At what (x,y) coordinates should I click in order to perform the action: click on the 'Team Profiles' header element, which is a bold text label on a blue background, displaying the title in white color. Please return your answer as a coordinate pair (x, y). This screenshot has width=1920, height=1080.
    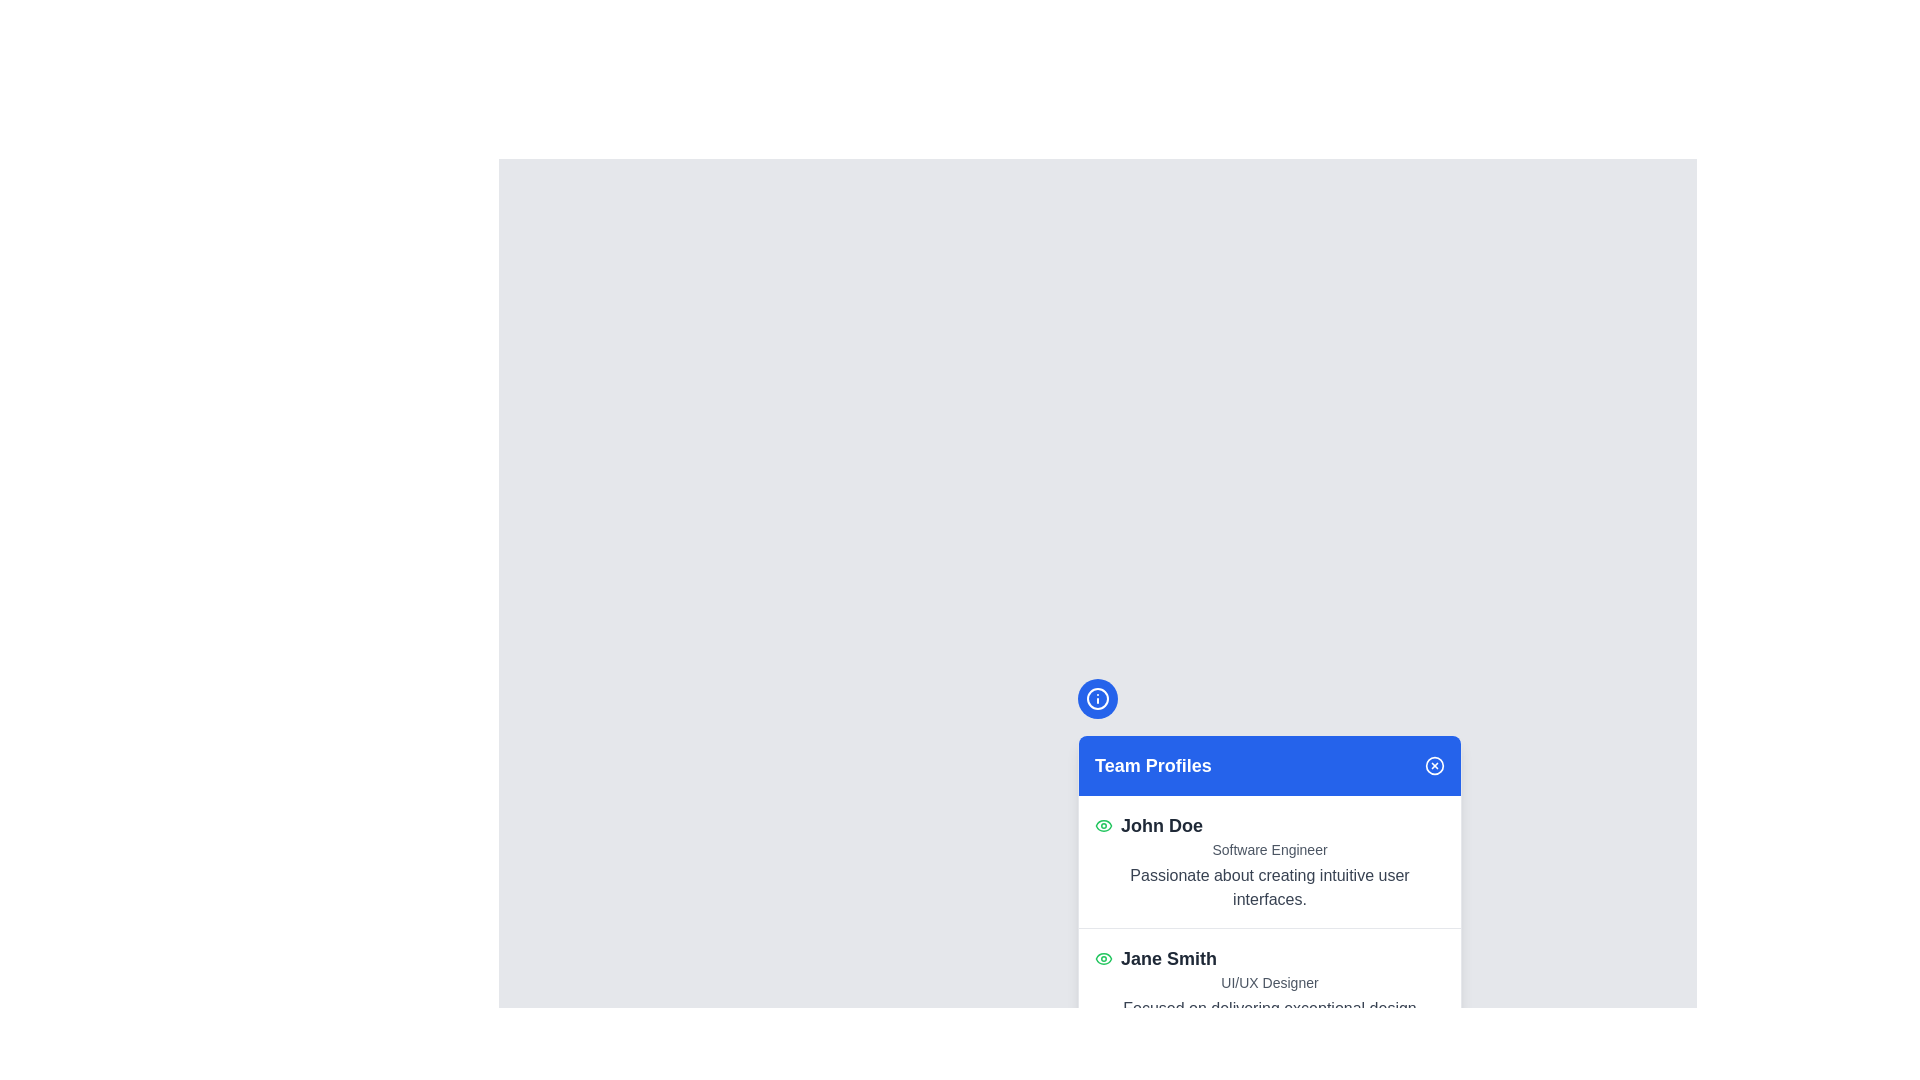
    Looking at the image, I should click on (1153, 765).